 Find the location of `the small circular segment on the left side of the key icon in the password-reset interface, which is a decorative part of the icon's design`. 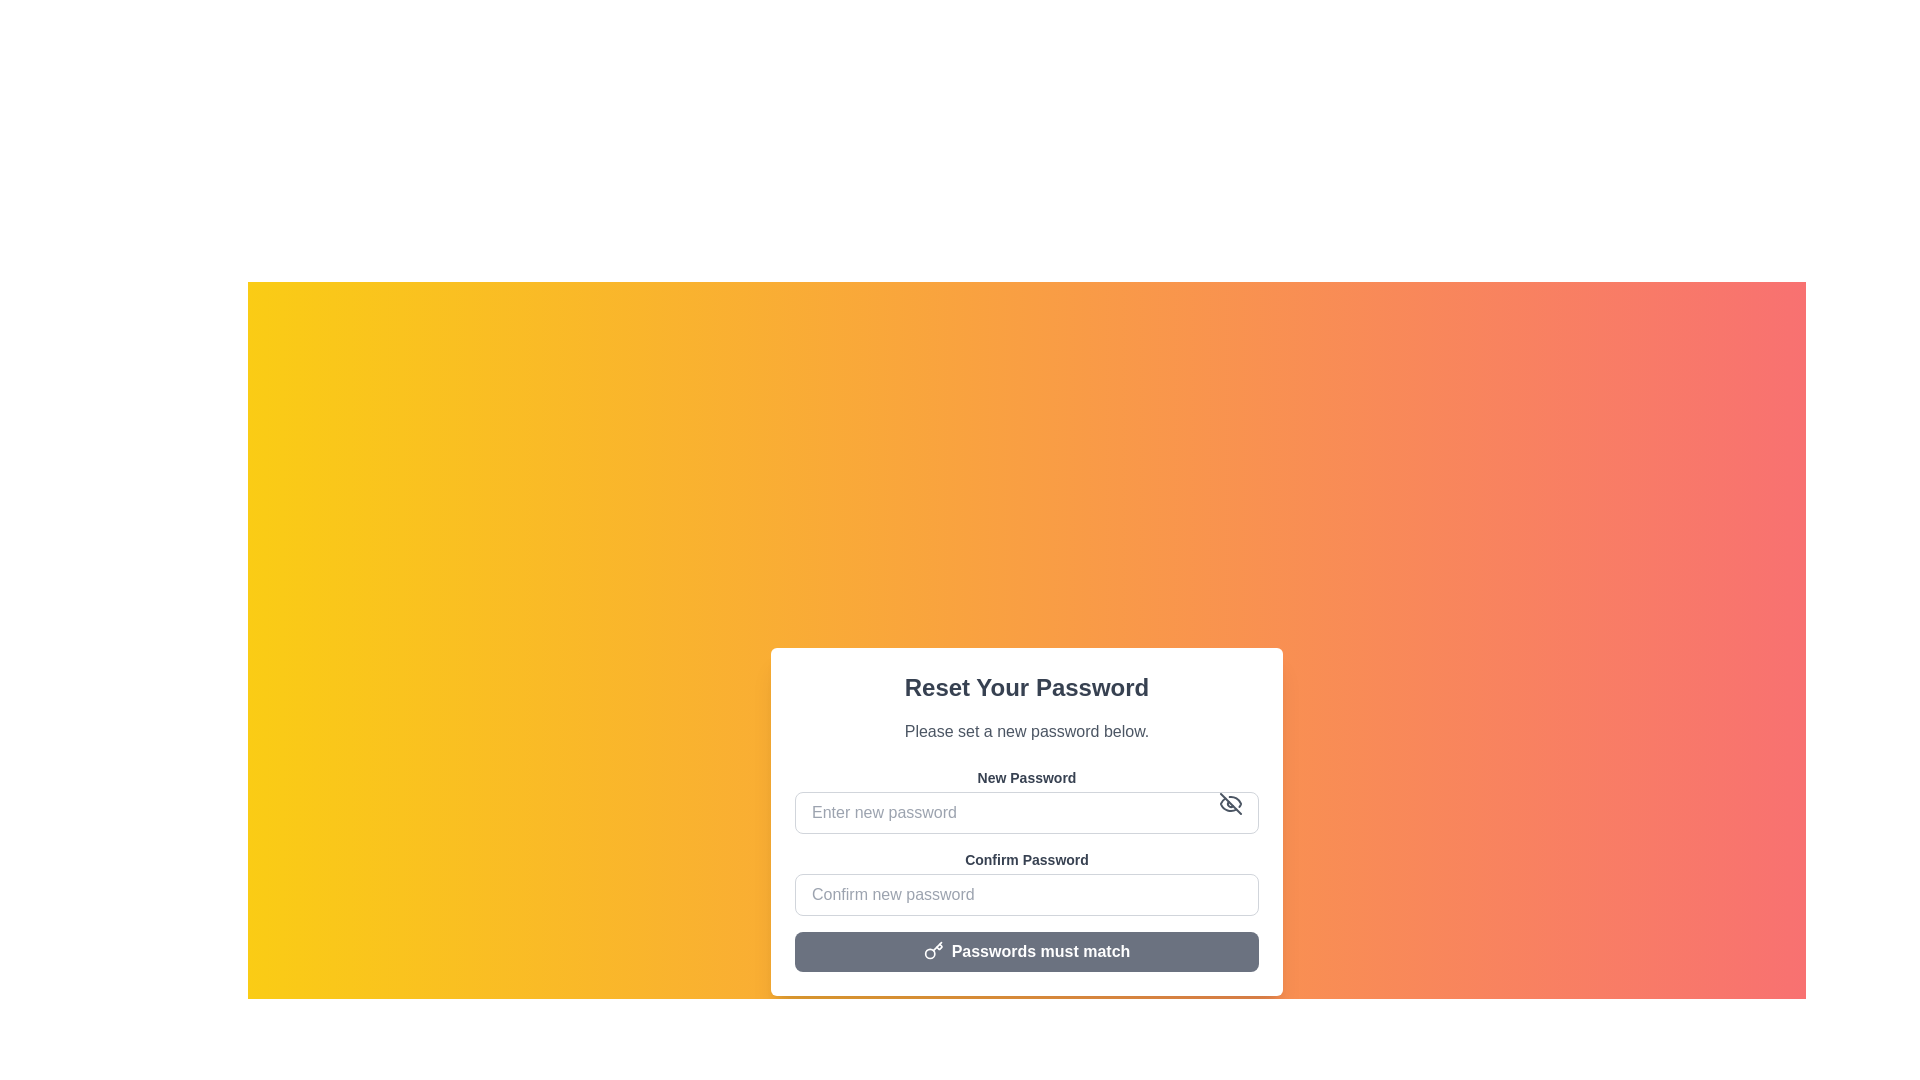

the small circular segment on the left side of the key icon in the password-reset interface, which is a decorative part of the icon's design is located at coordinates (928, 953).